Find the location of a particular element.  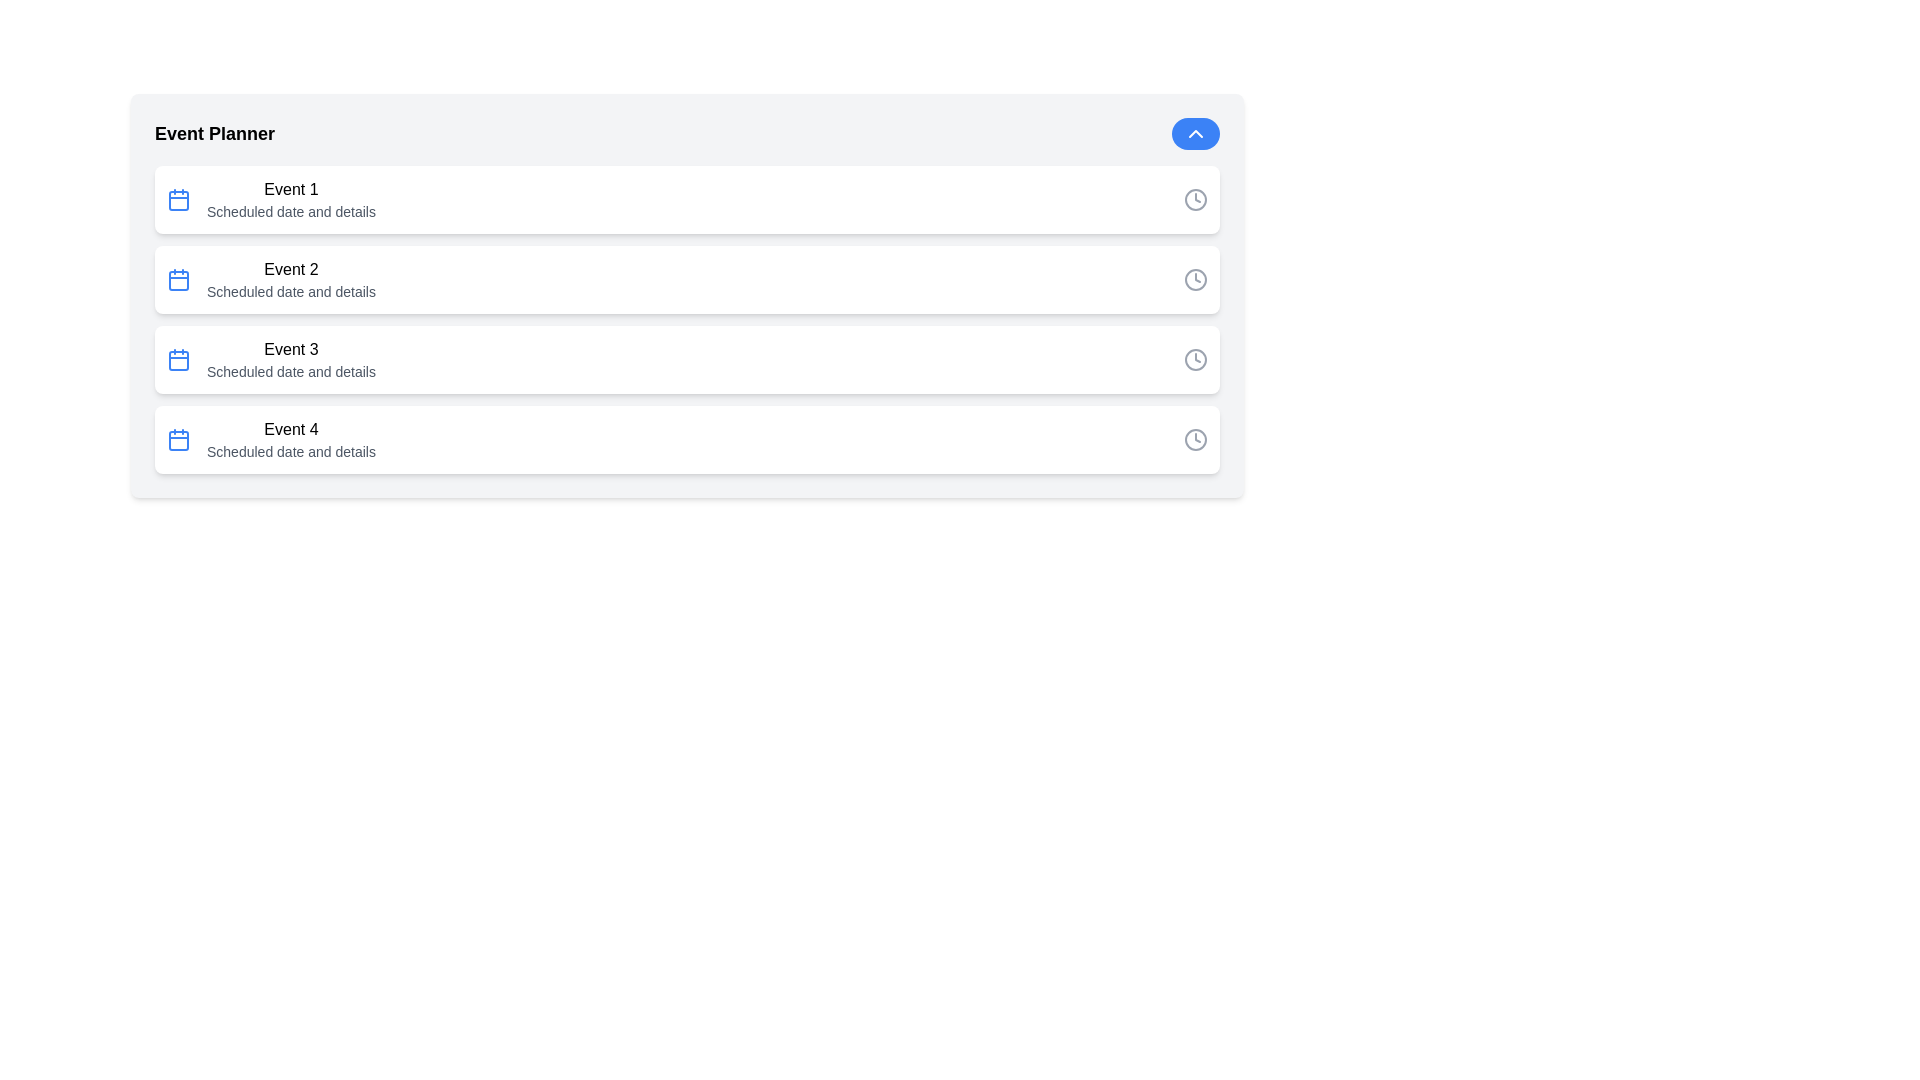

the clock icon located at the far-right end of the 'Event 2' row in the Event Planner, which features a circular outline with clock hands pointing towards 6 and 2 is located at coordinates (1195, 280).